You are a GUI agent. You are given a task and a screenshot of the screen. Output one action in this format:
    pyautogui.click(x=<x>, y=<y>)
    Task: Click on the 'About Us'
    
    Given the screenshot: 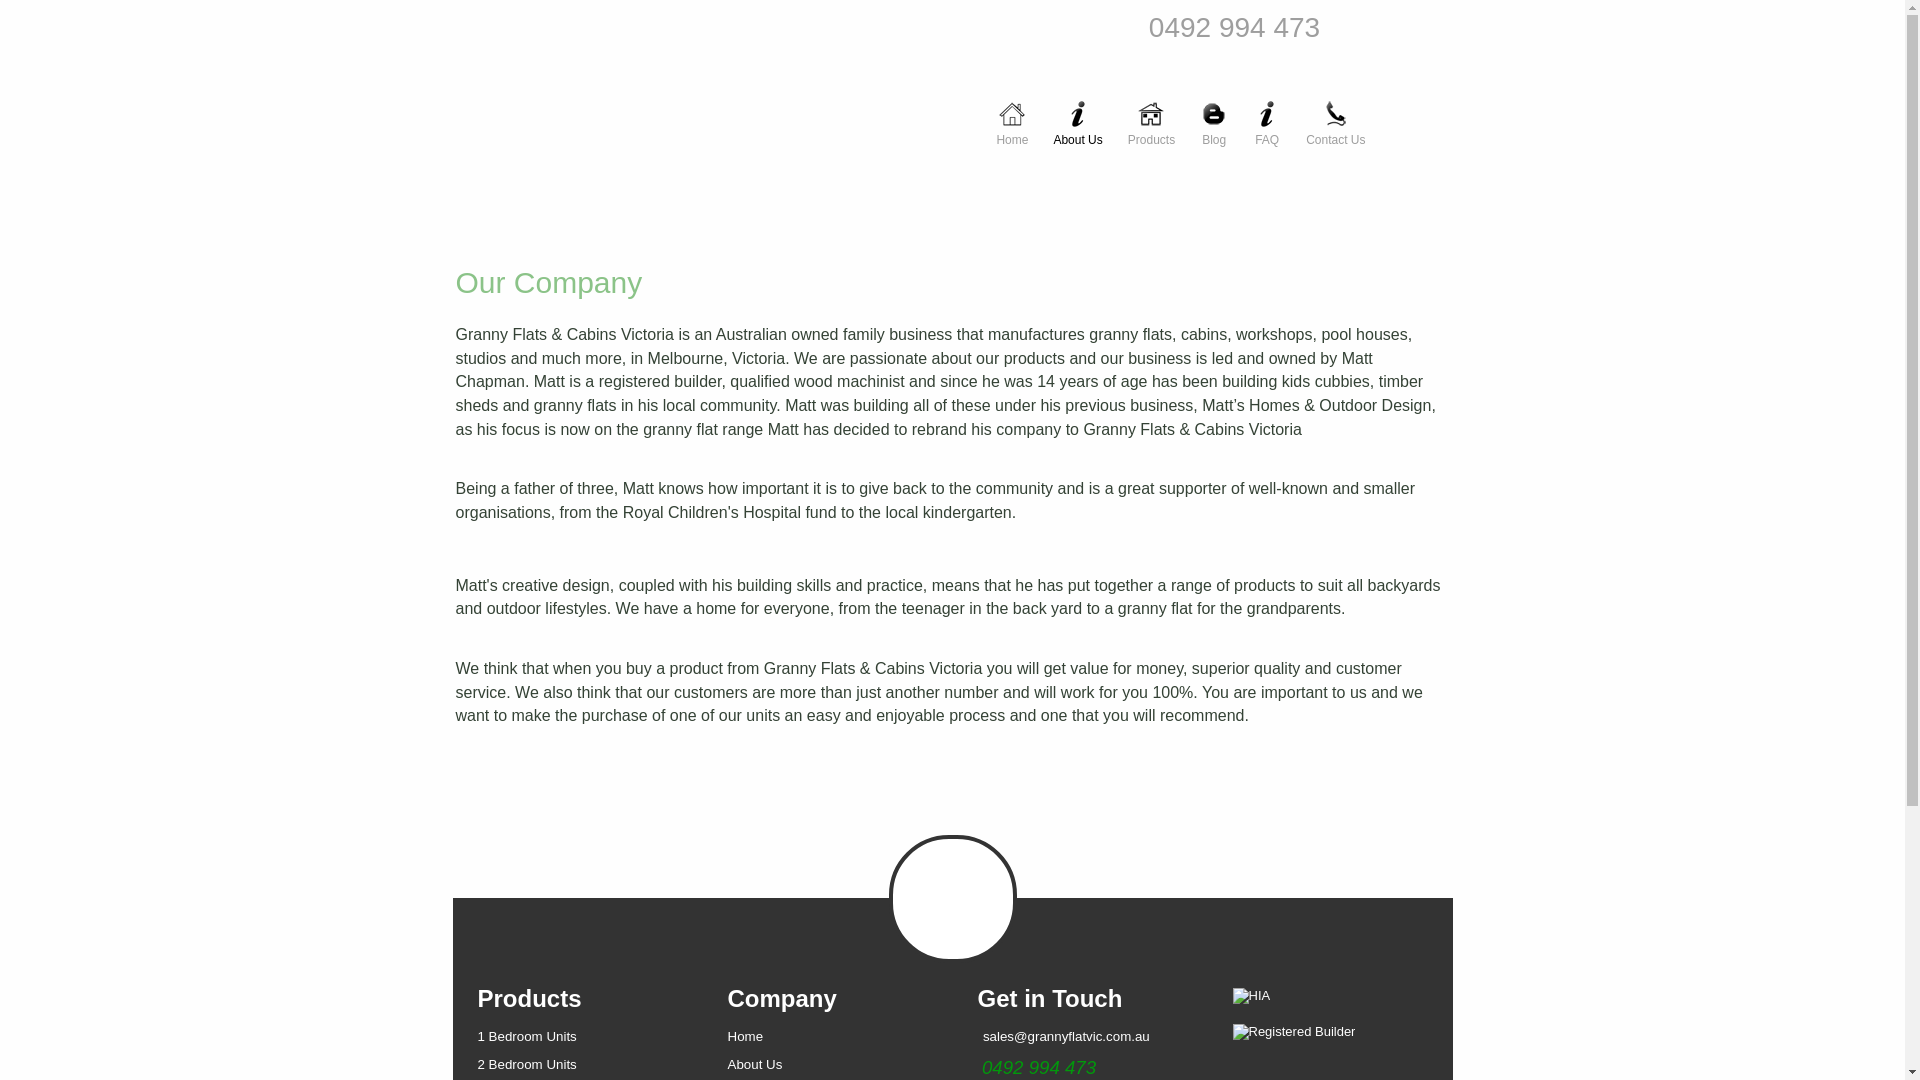 What is the action you would take?
    pyautogui.click(x=1040, y=112)
    